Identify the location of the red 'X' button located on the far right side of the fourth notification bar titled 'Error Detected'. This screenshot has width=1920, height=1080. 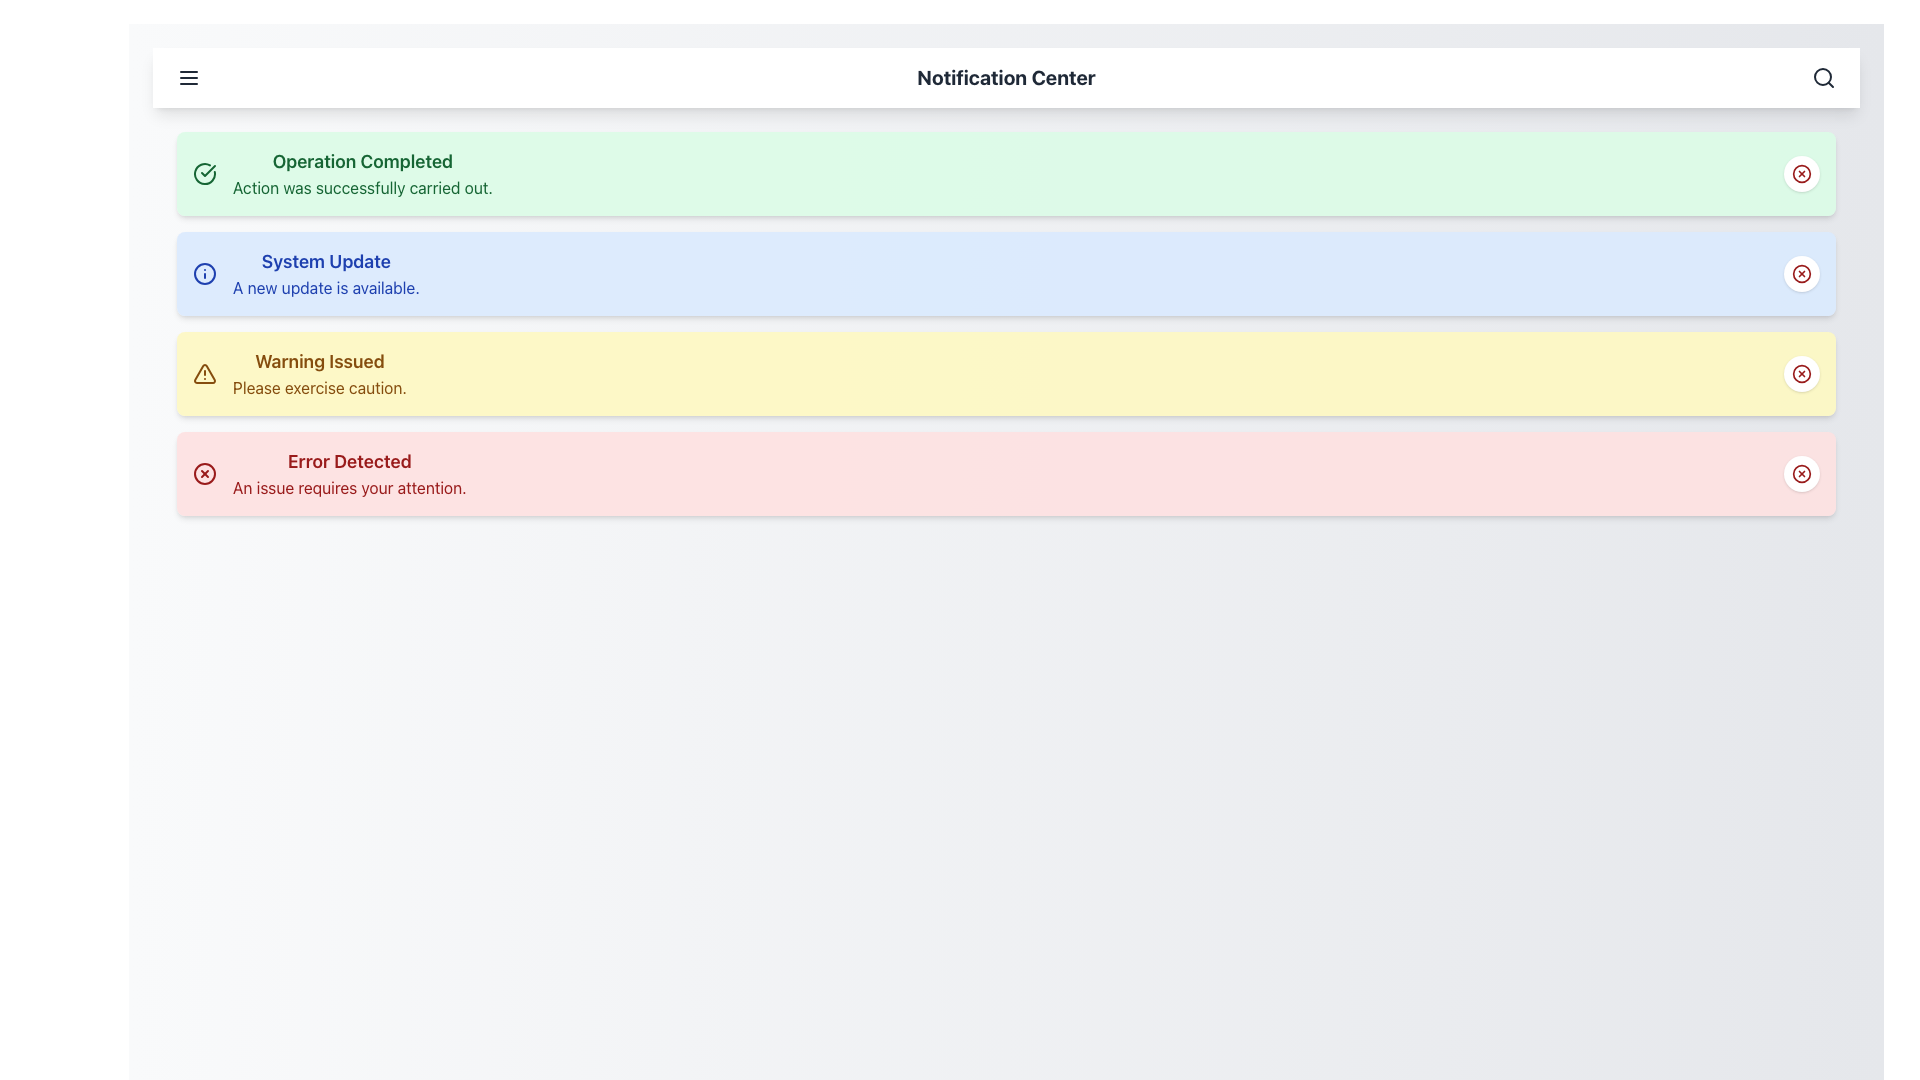
(1801, 474).